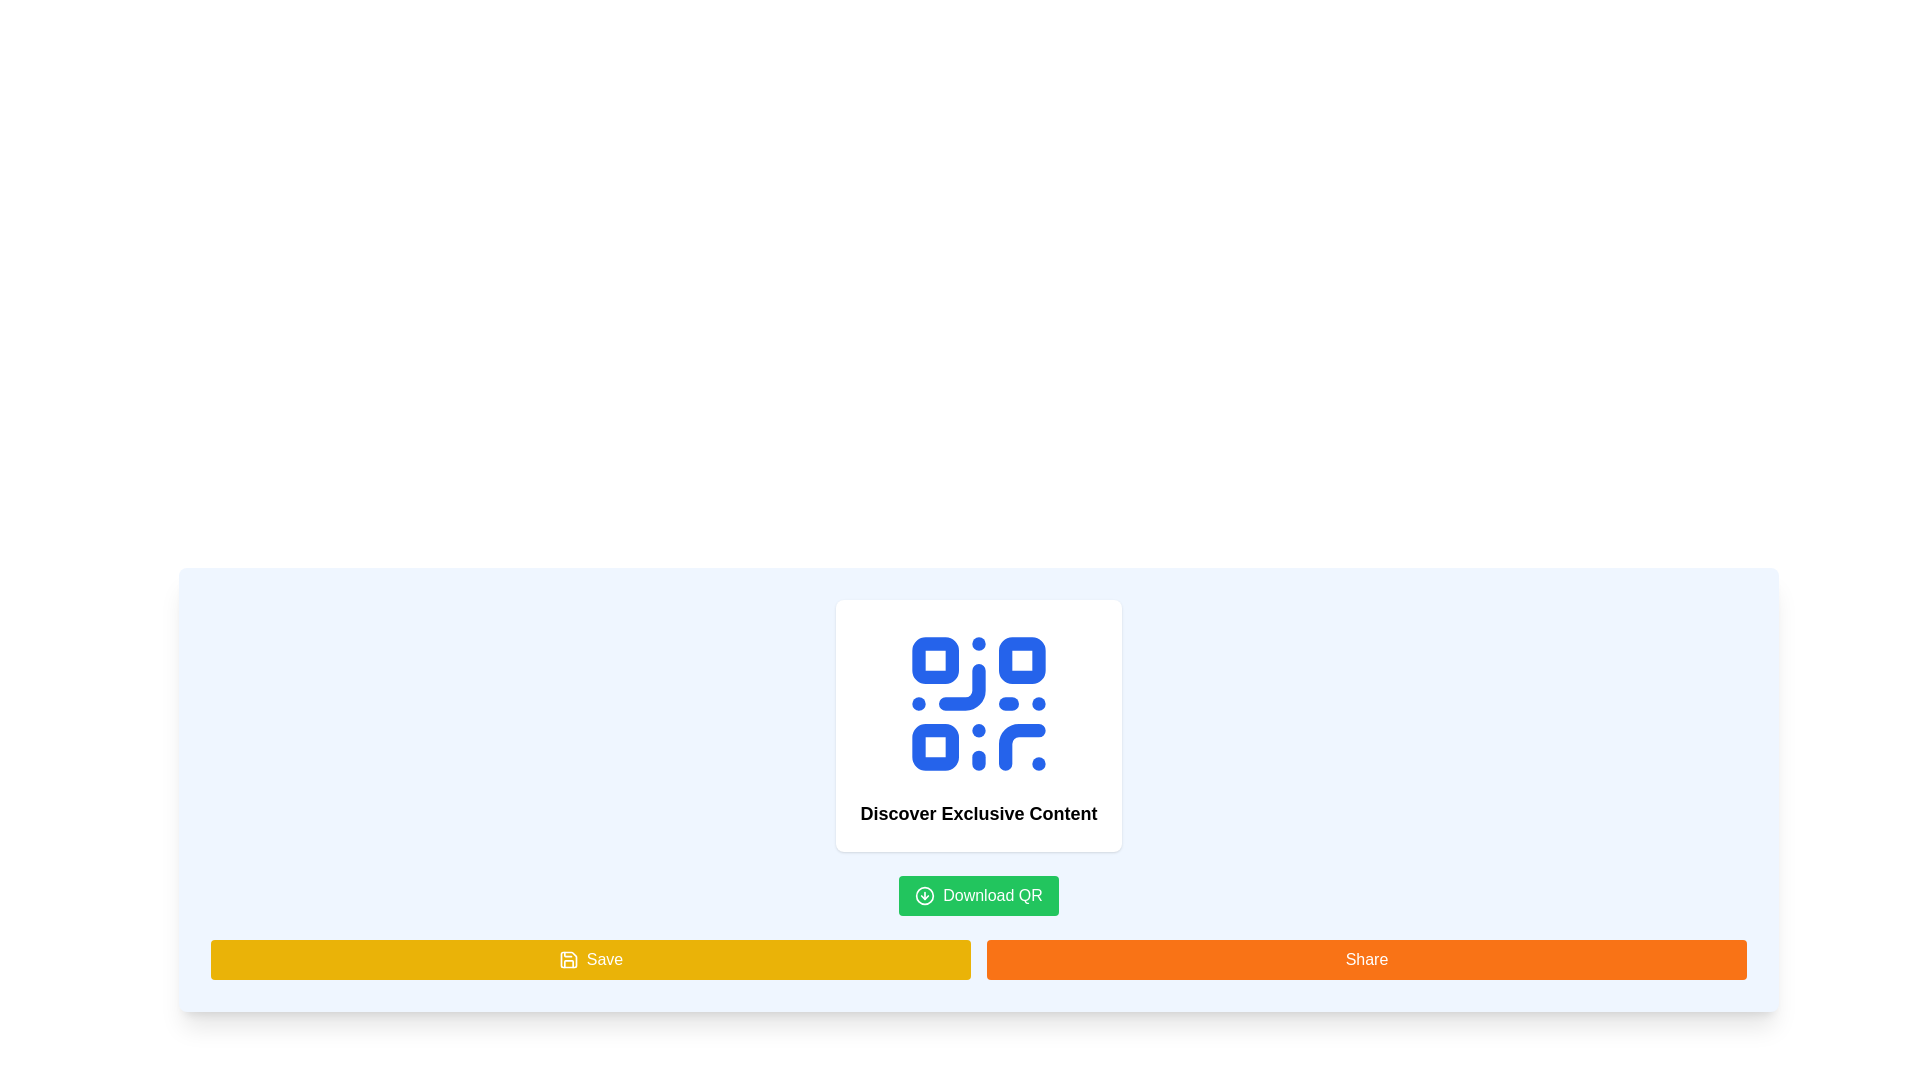 The width and height of the screenshot is (1920, 1080). I want to click on the 'Save' button with a yellow background and a save icon located in the bottom-left section of the interface, so click(589, 959).